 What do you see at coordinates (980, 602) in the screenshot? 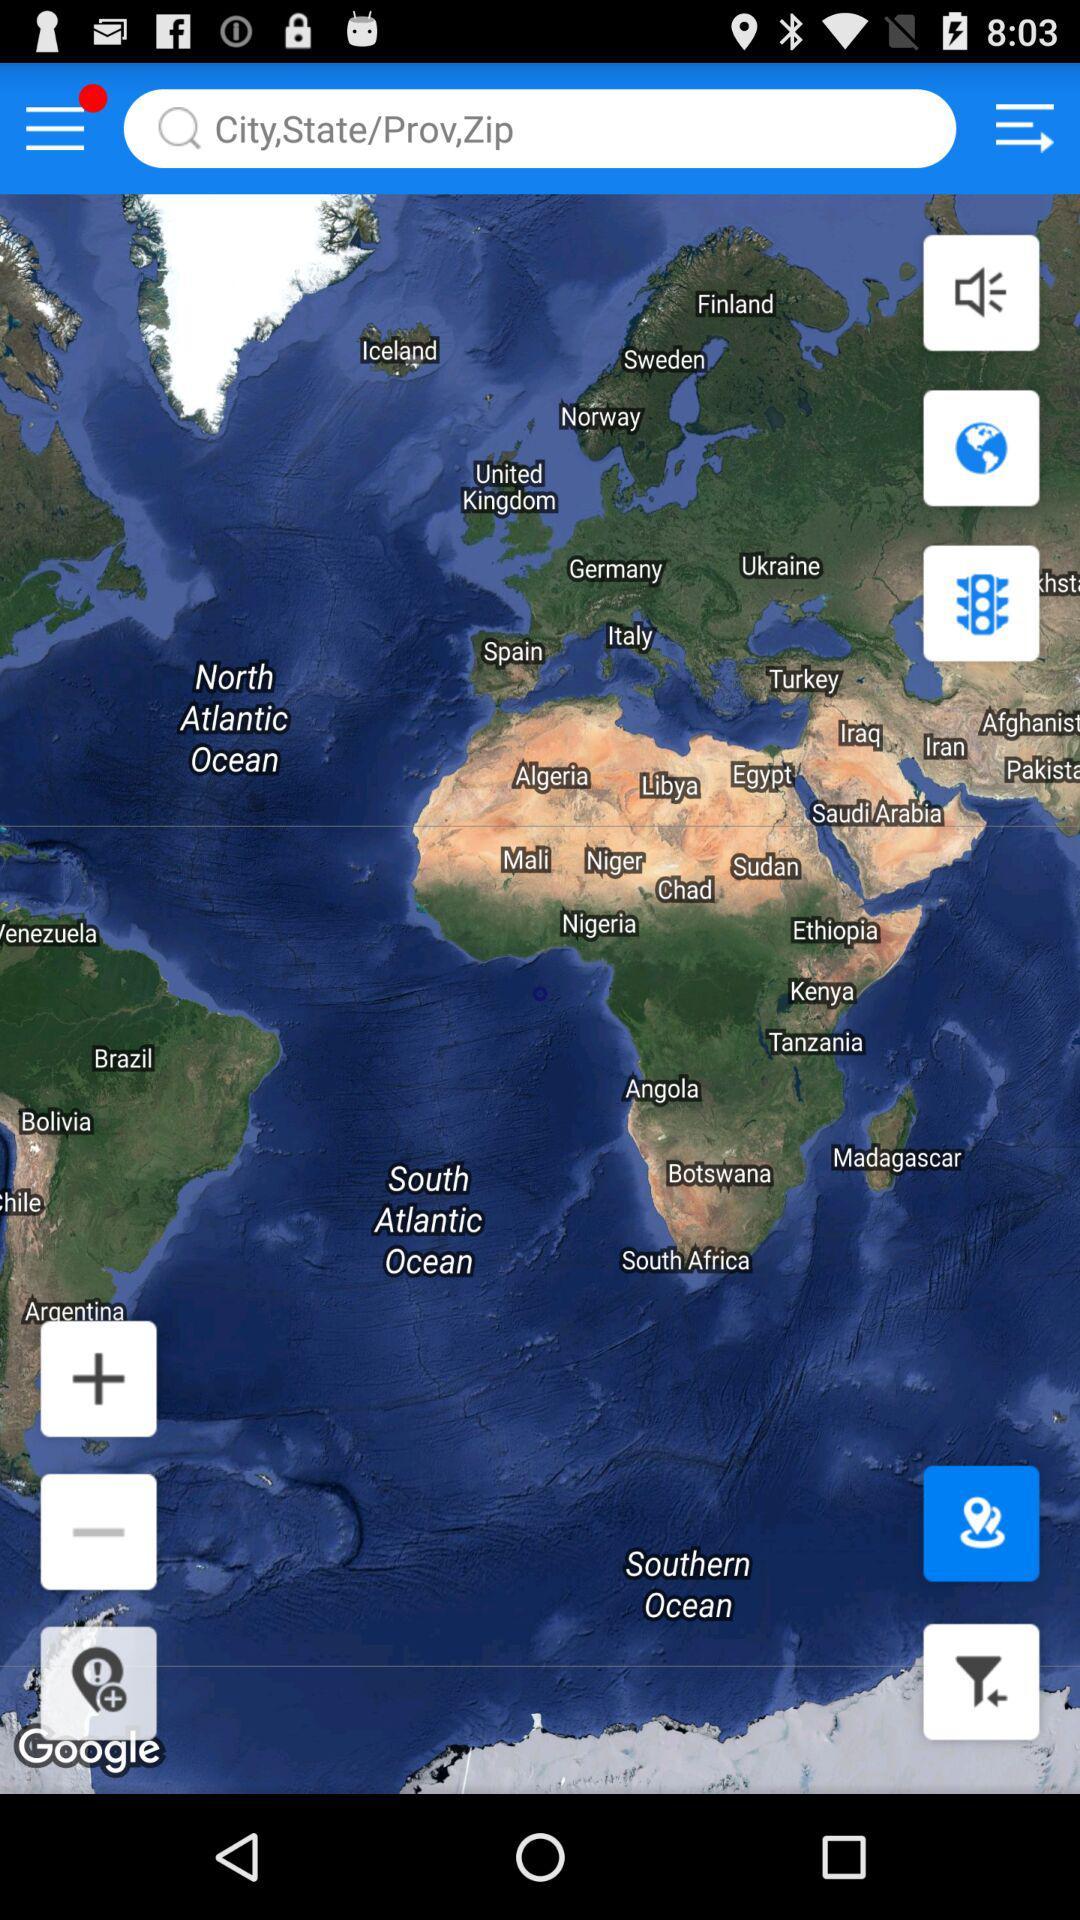
I see `stops` at bounding box center [980, 602].